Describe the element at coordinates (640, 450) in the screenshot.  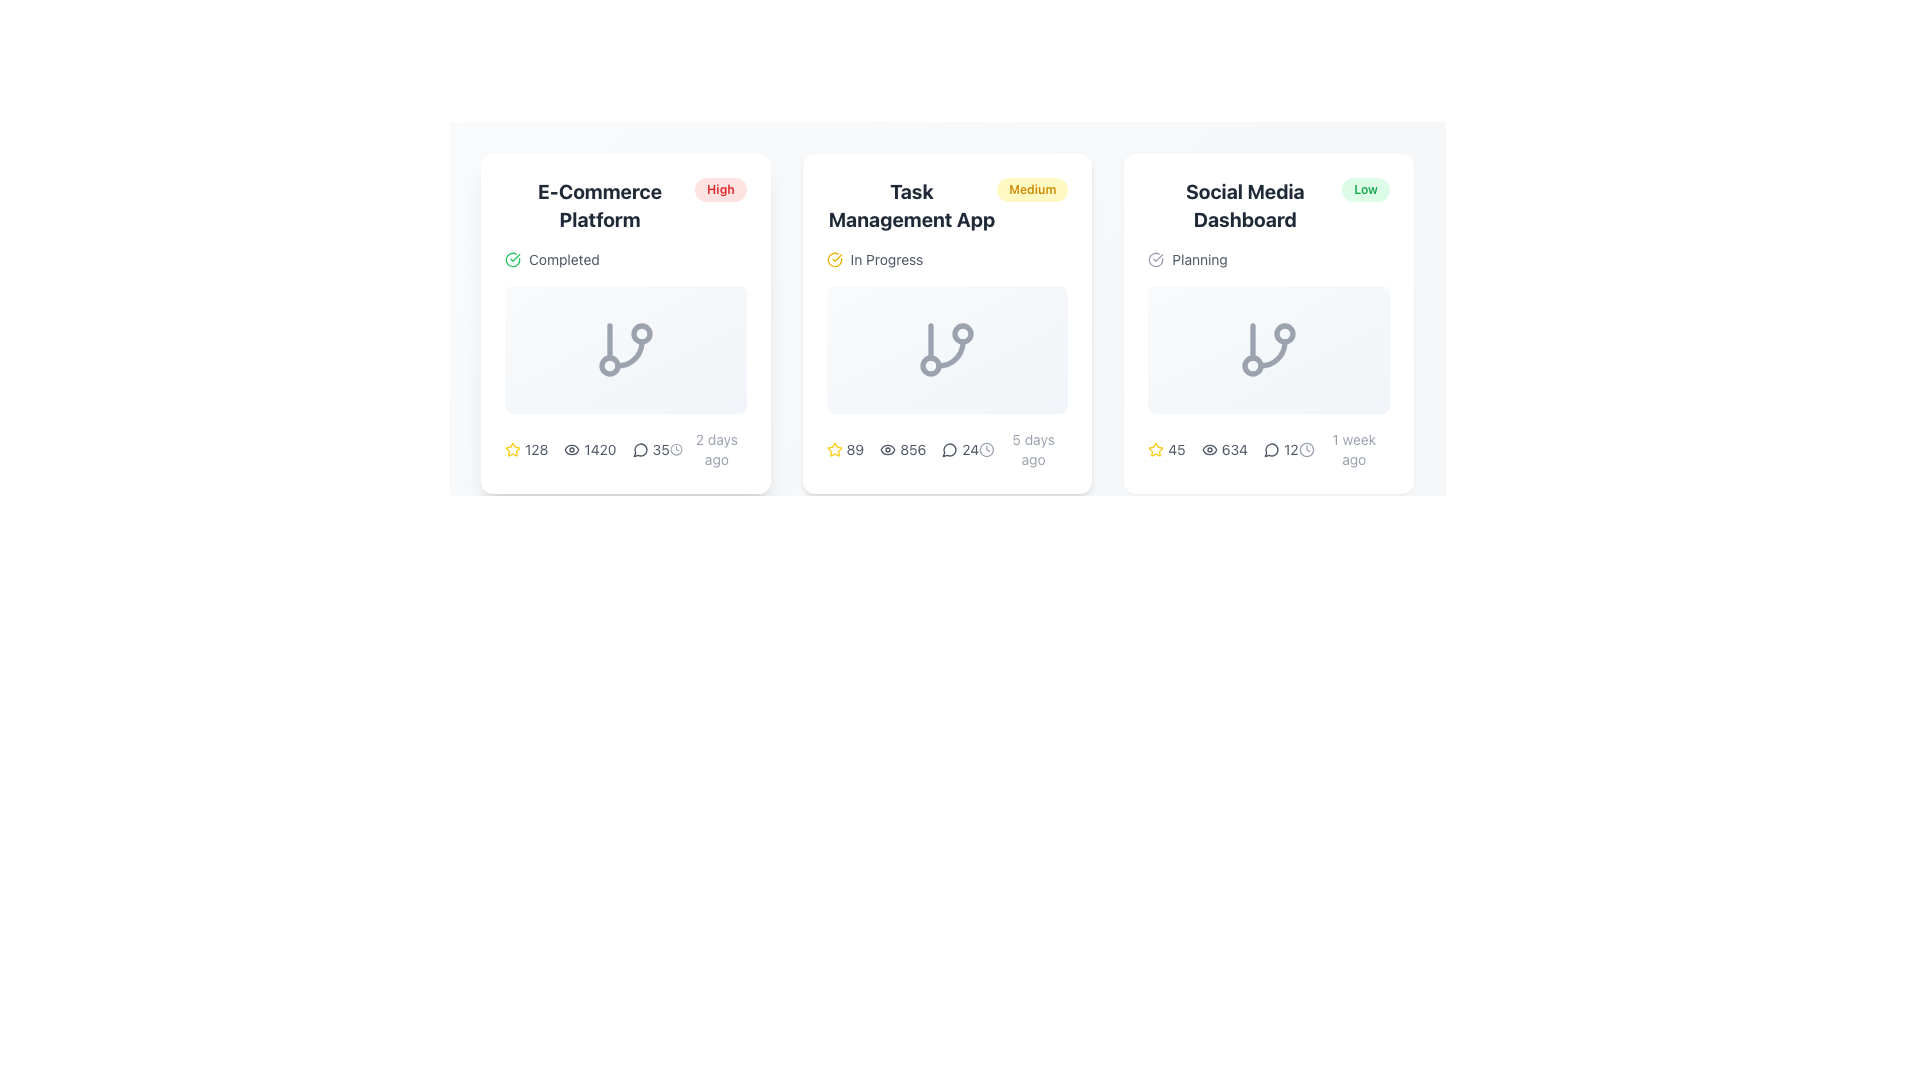
I see `the speech bubble icon representing messaging, located in the information row below the title 'E-Commerce Platform' in the first card, which has a numerical label '35' to its right` at that location.